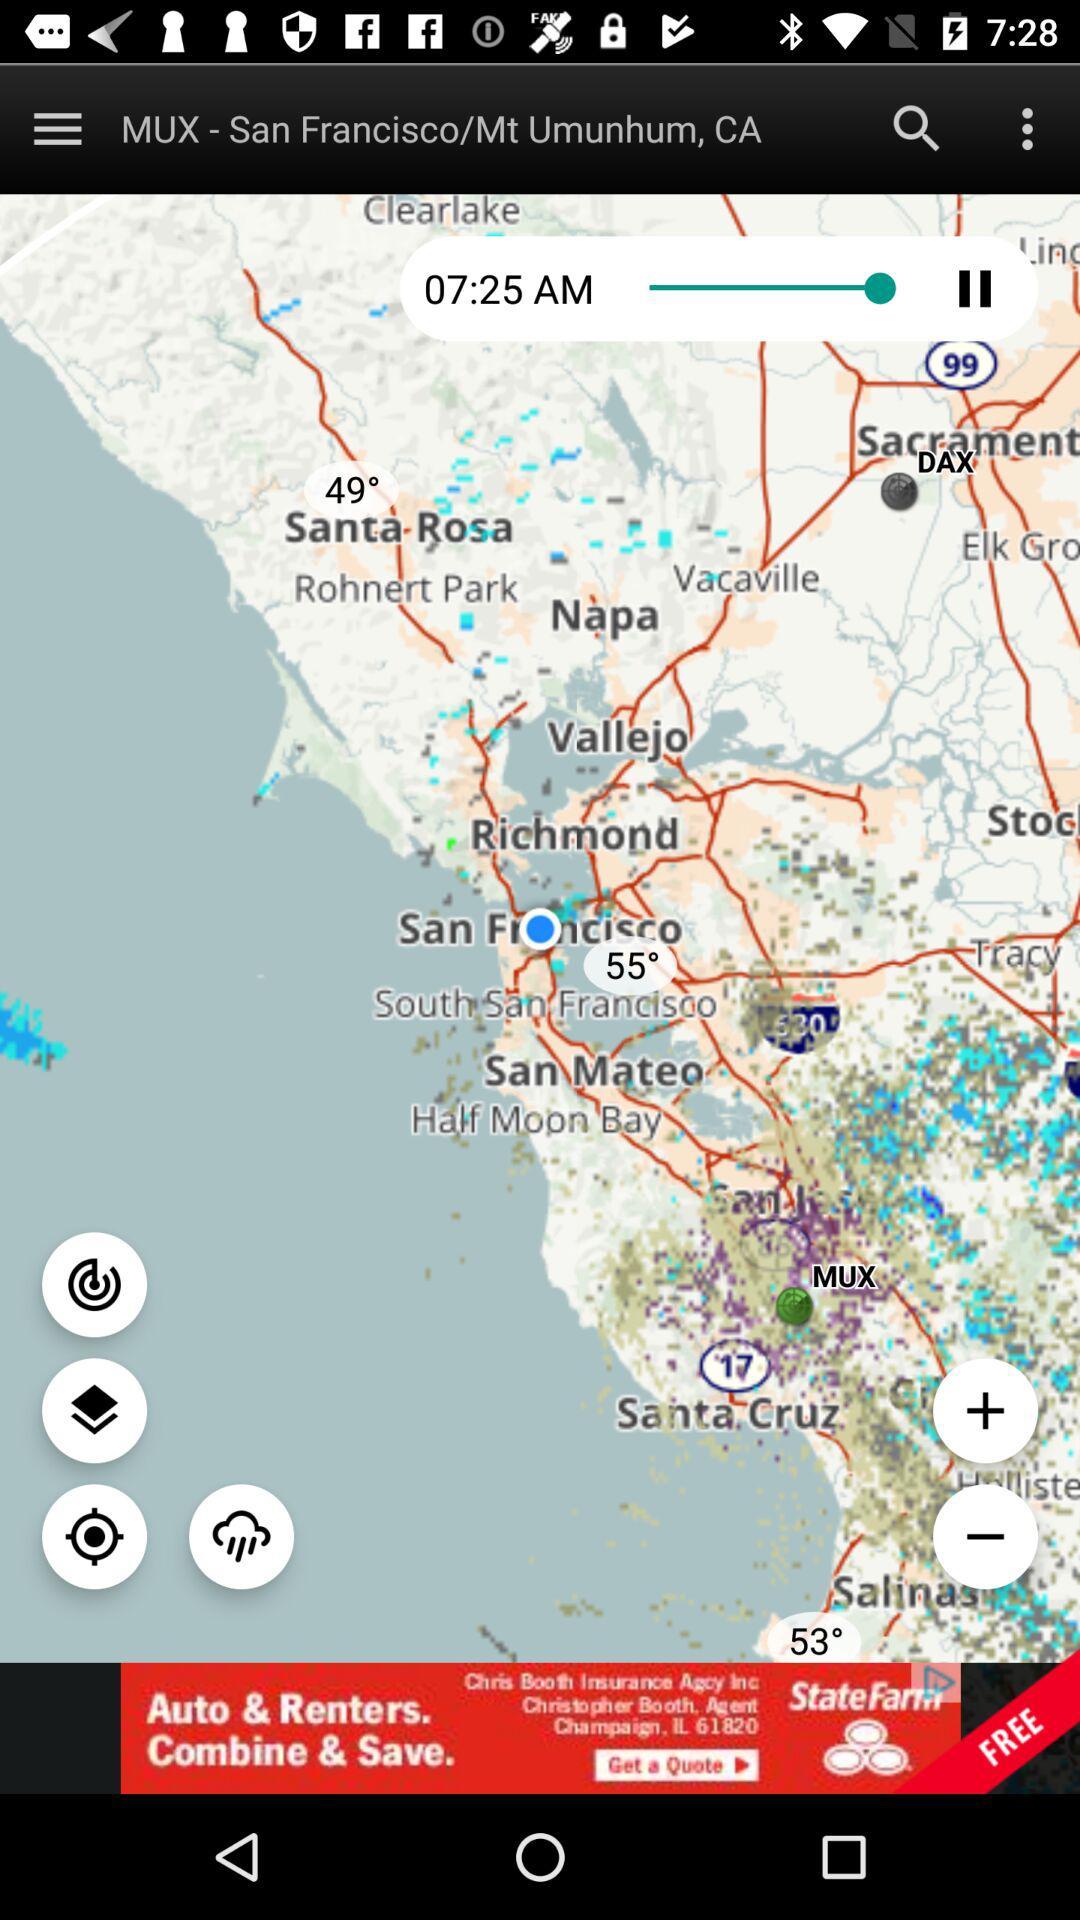  What do you see at coordinates (1027, 127) in the screenshot?
I see `option` at bounding box center [1027, 127].